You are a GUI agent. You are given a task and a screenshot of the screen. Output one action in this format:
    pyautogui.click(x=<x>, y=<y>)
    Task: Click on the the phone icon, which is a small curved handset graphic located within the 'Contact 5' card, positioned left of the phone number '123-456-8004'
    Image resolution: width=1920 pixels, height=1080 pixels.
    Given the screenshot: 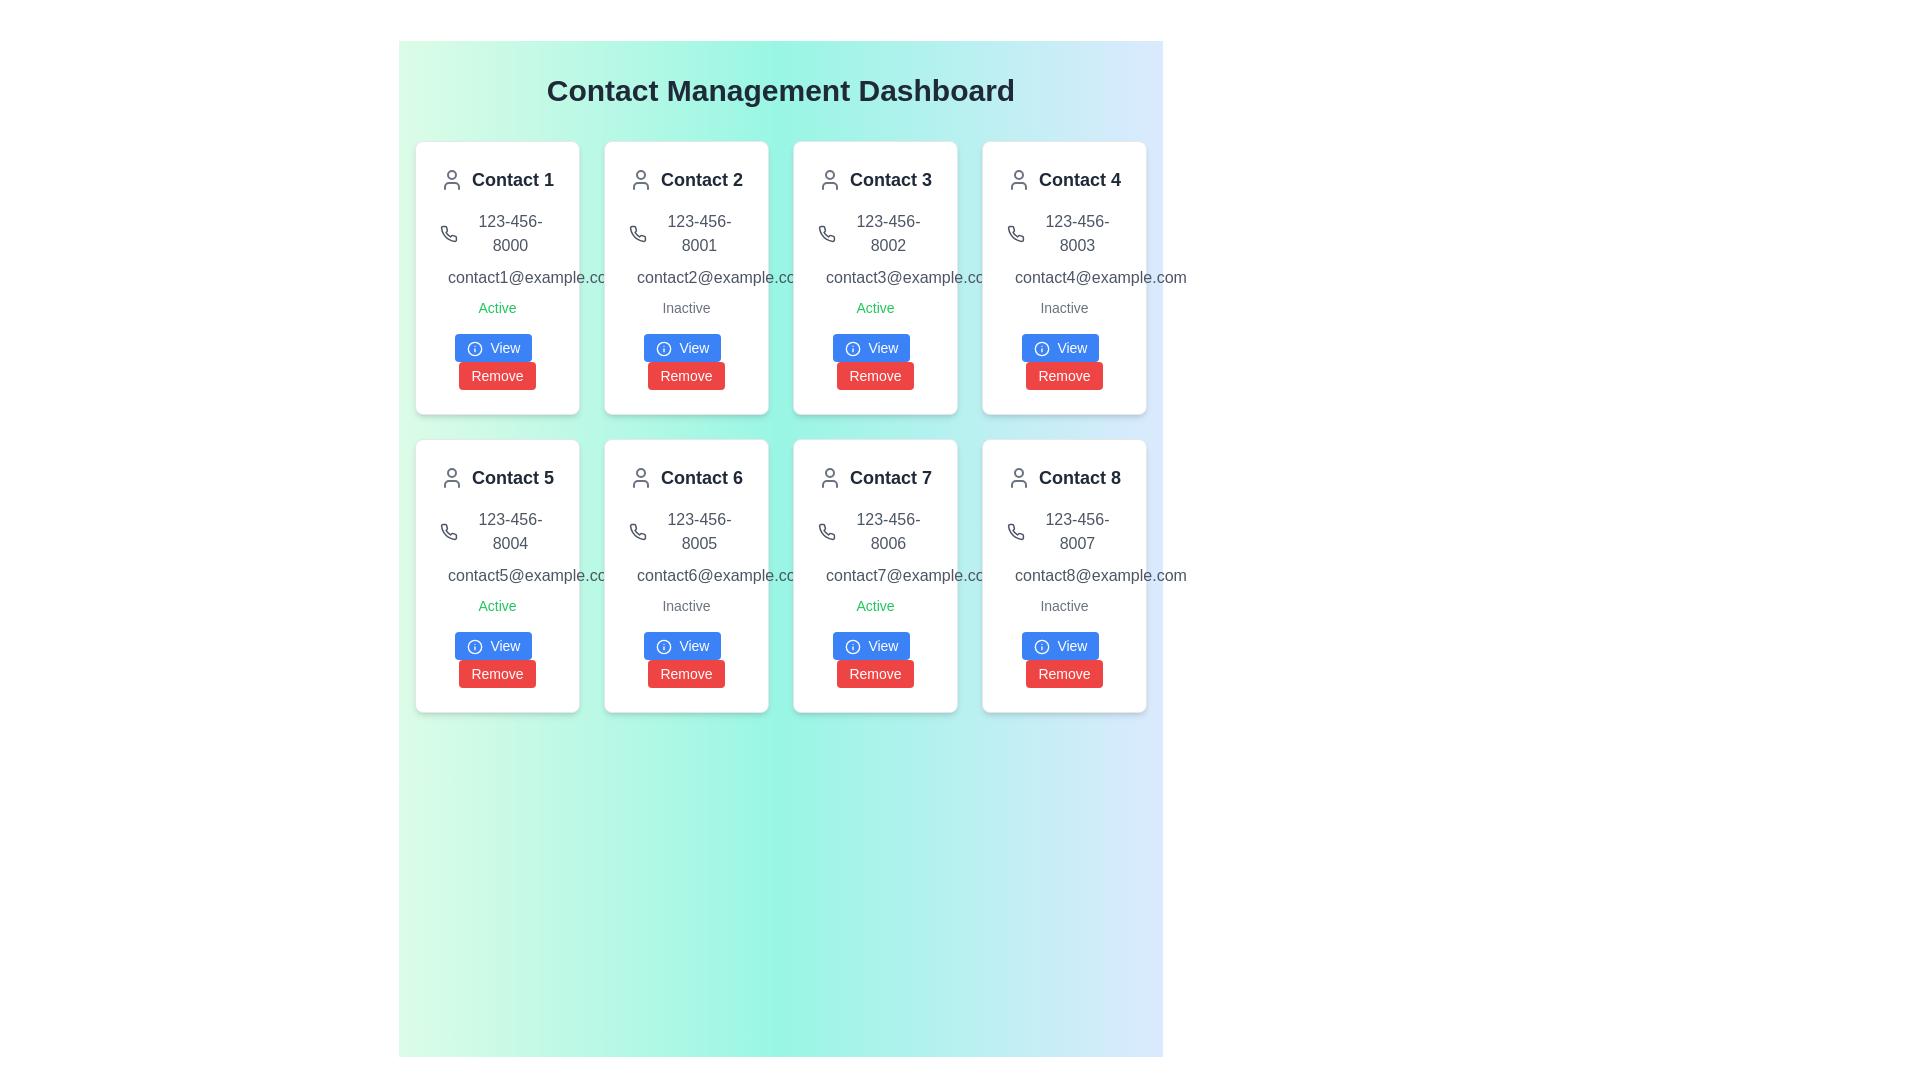 What is the action you would take?
    pyautogui.click(x=447, y=531)
    